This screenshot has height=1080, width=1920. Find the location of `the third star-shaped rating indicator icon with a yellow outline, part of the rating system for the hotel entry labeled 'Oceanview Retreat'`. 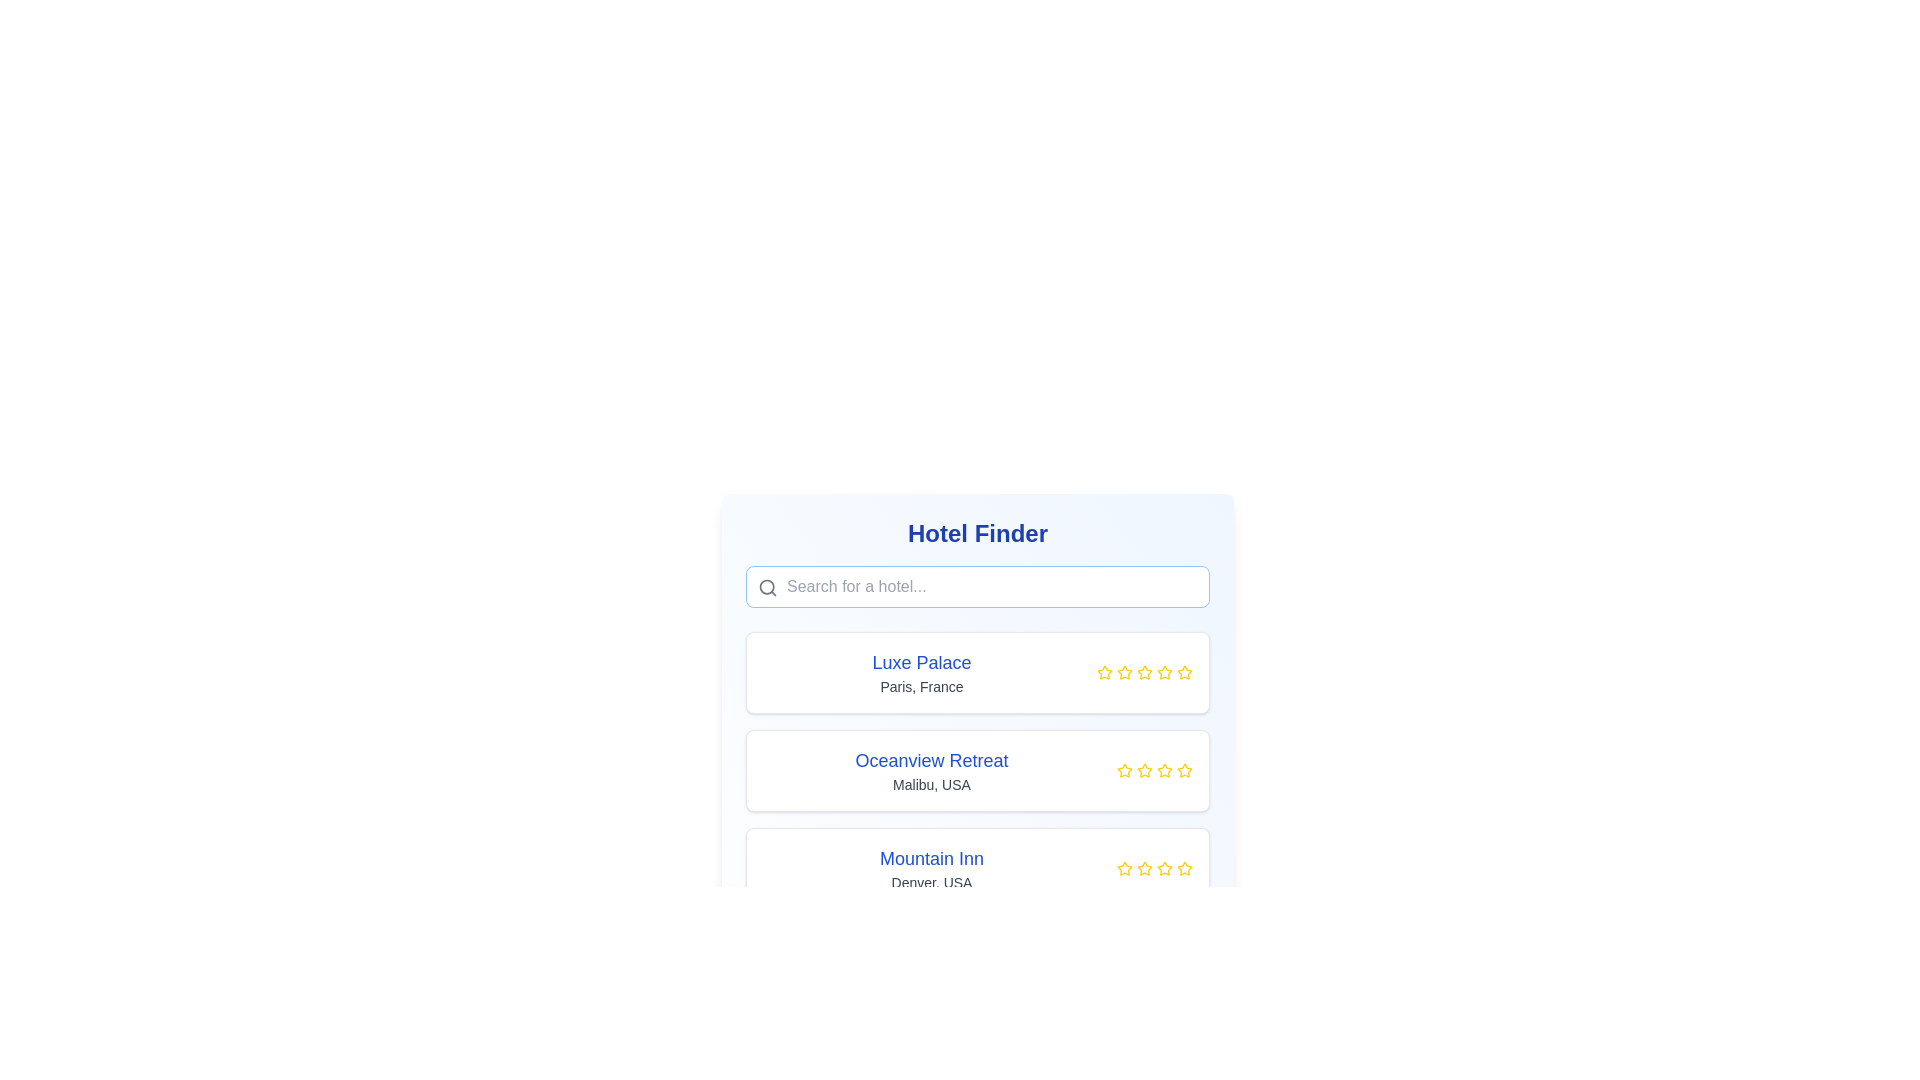

the third star-shaped rating indicator icon with a yellow outline, part of the rating system for the hotel entry labeled 'Oceanview Retreat' is located at coordinates (1145, 770).